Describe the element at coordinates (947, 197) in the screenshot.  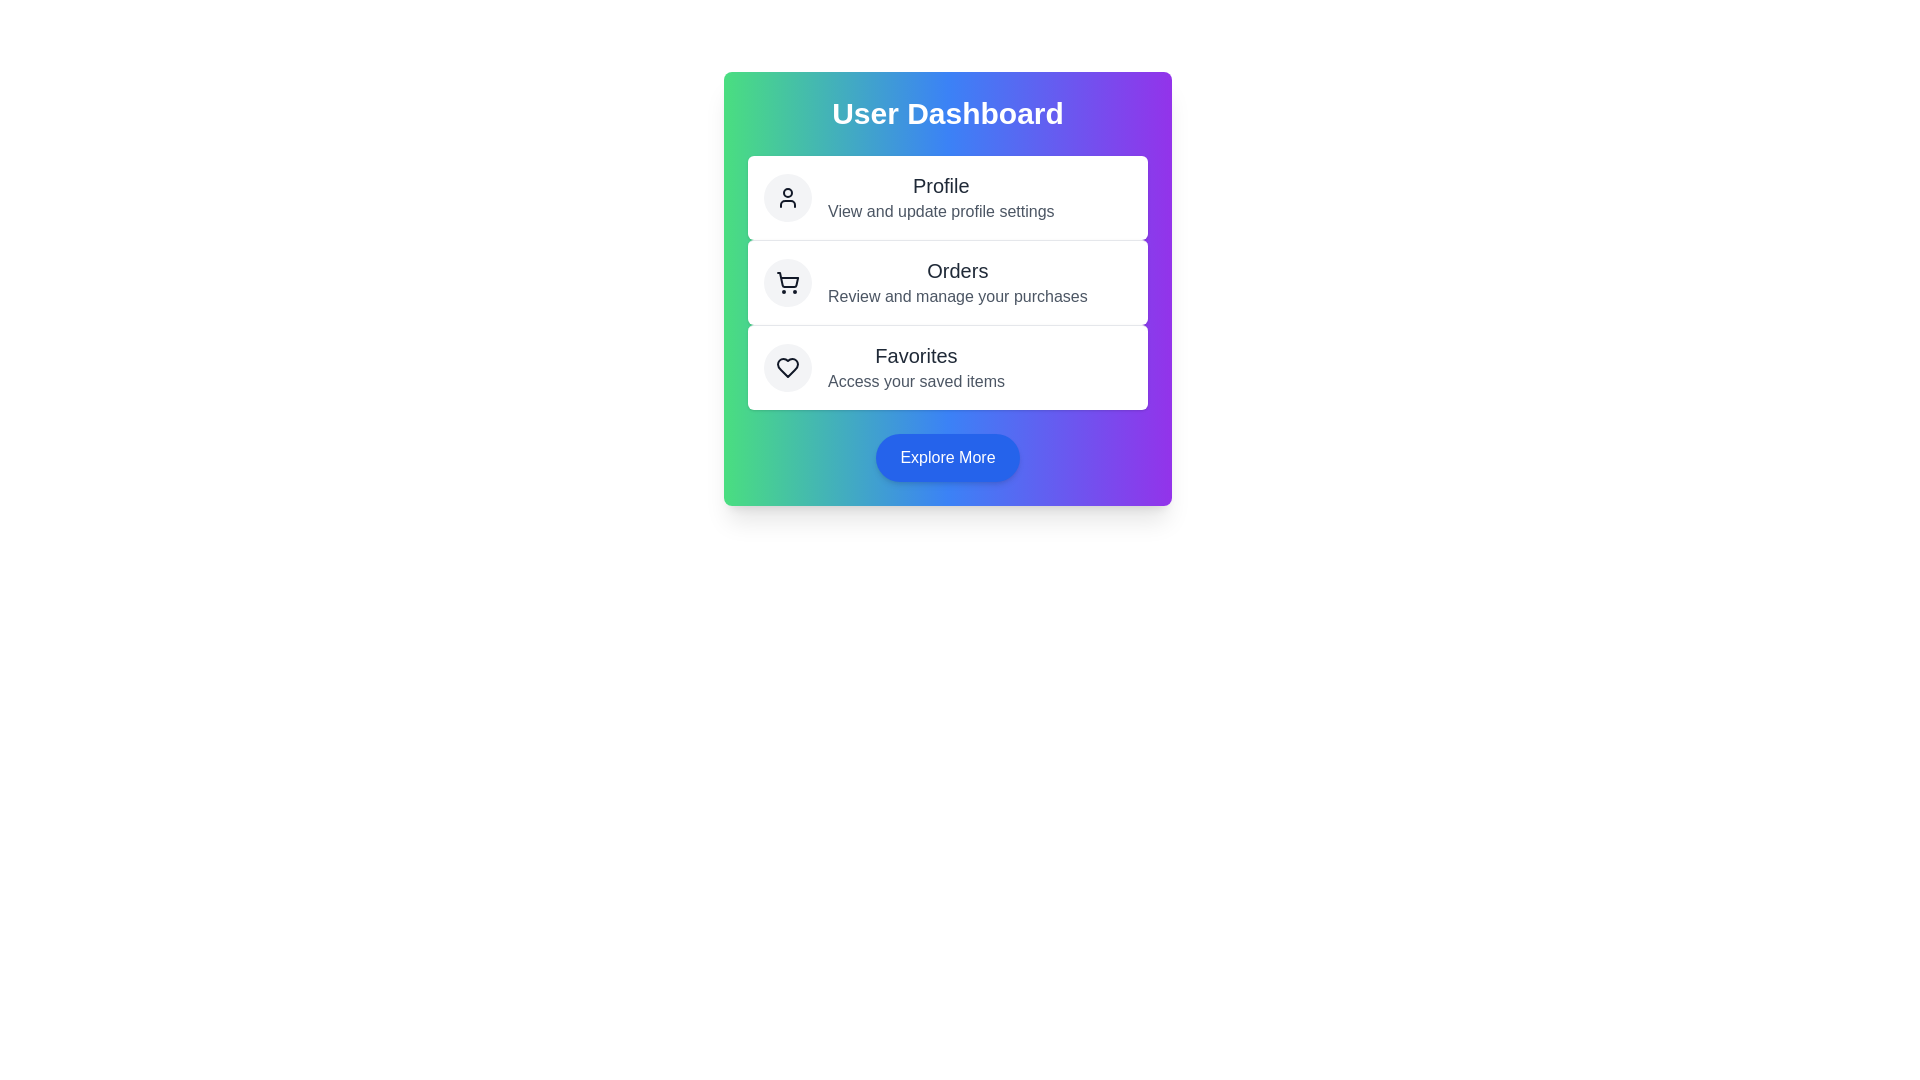
I see `the action Profile to observe the hover effect` at that location.